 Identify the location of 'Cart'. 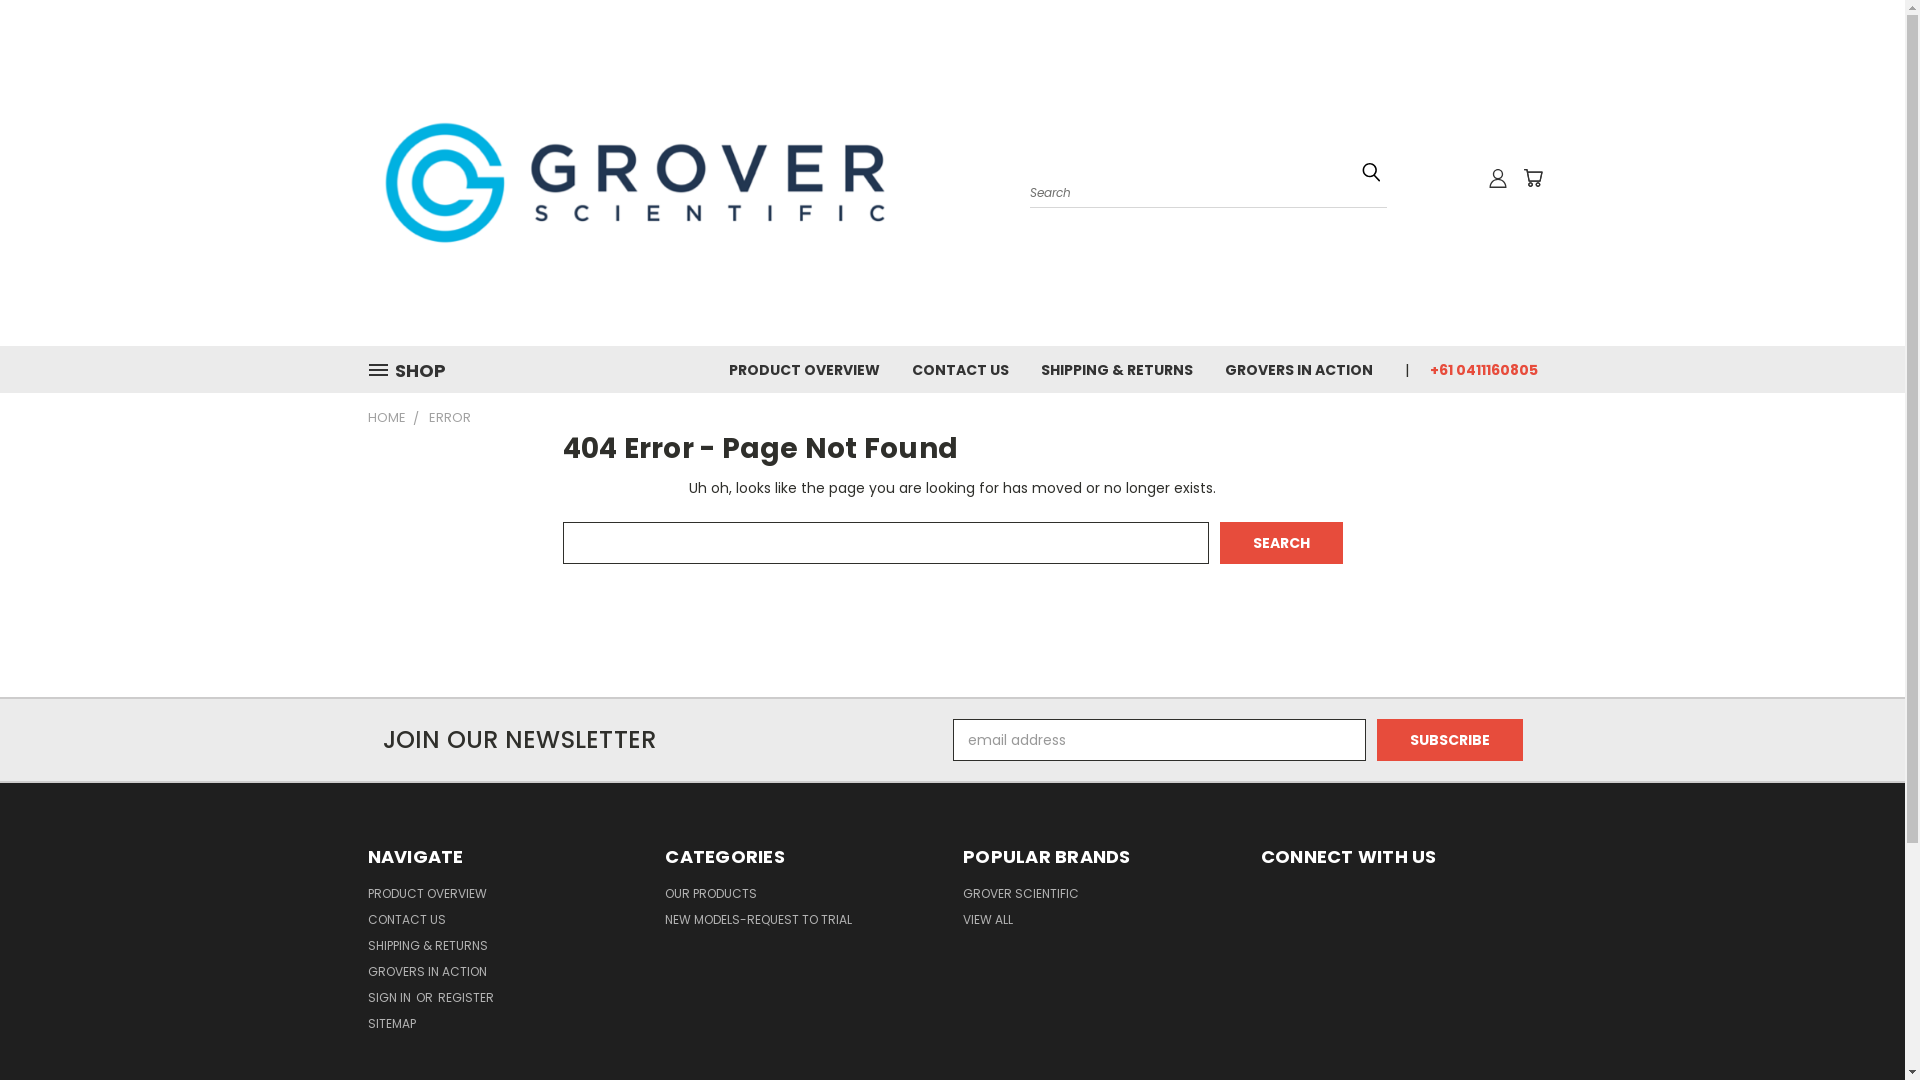
(1530, 176).